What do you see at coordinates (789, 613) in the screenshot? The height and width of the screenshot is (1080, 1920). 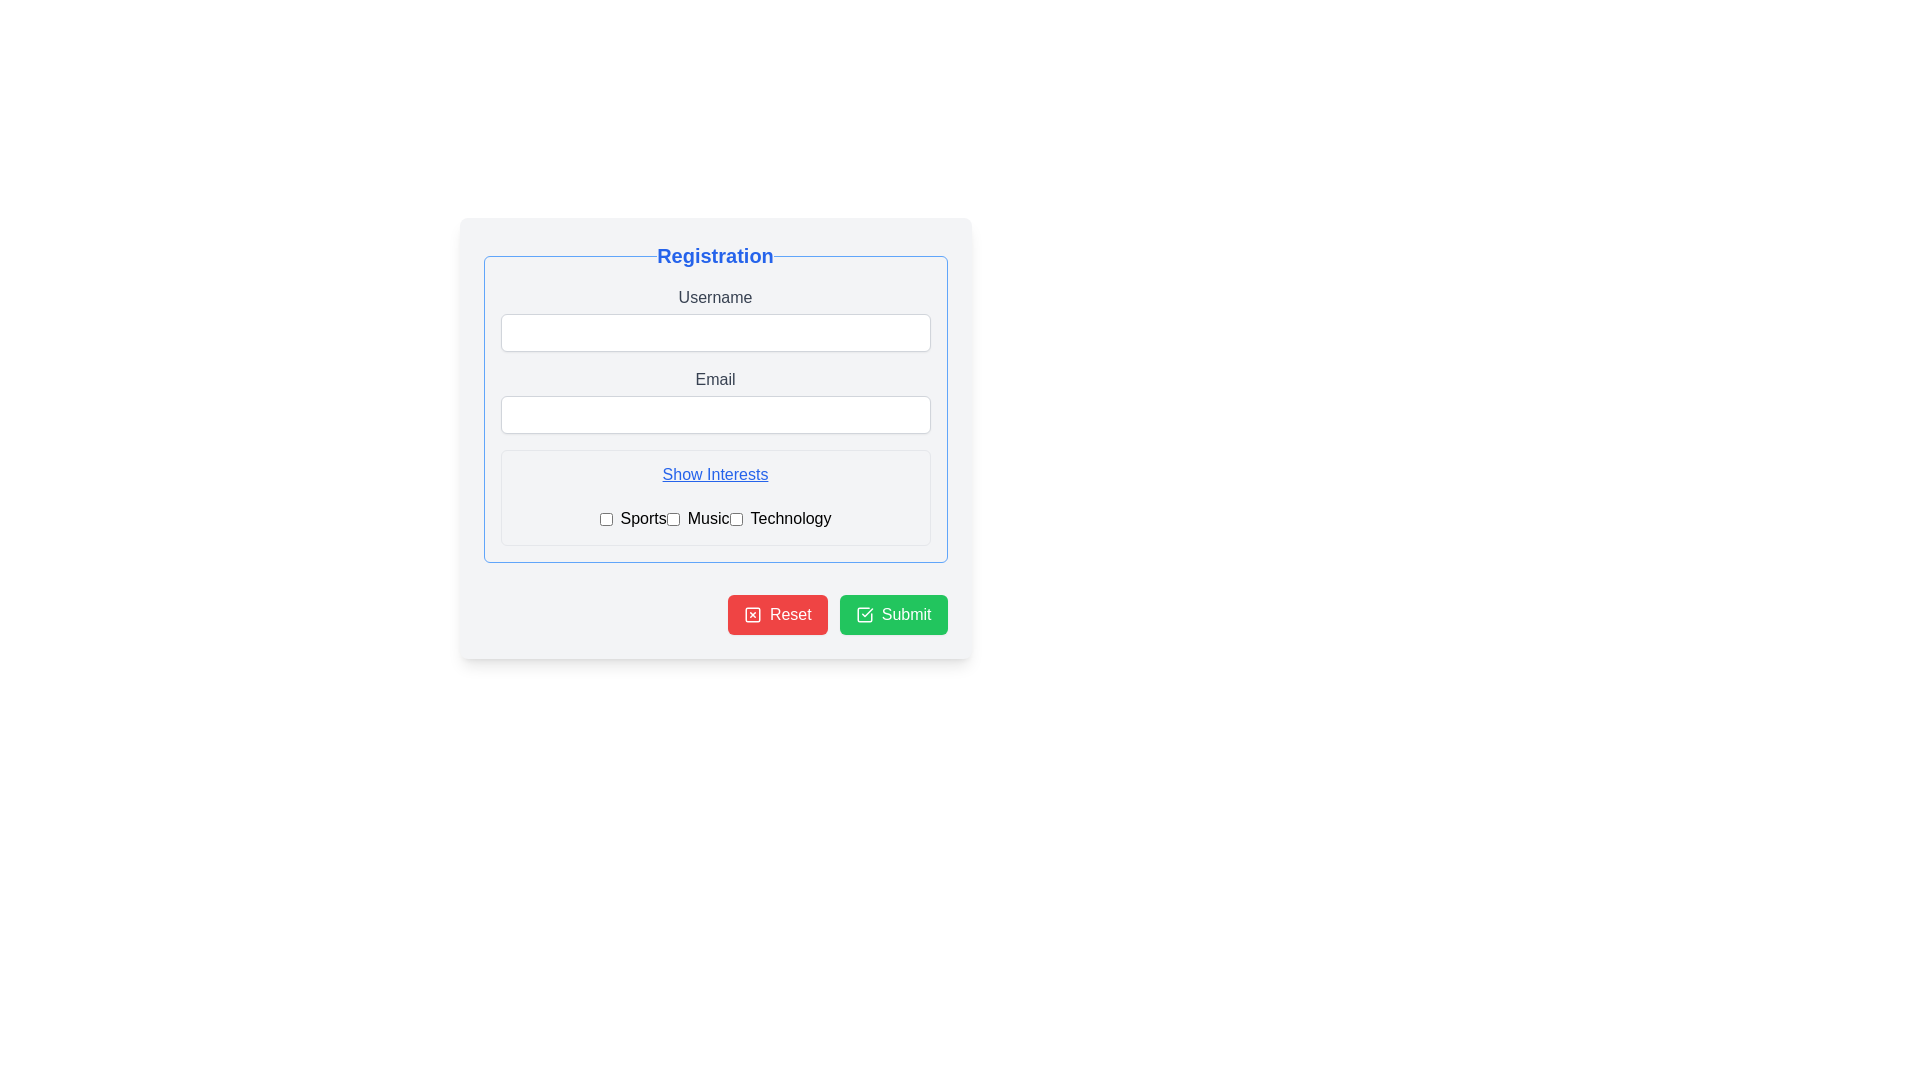 I see `the 'Reset' text label within the button located in the bottom-left corner of the form, adjacent to the green 'Submit' button` at bounding box center [789, 613].